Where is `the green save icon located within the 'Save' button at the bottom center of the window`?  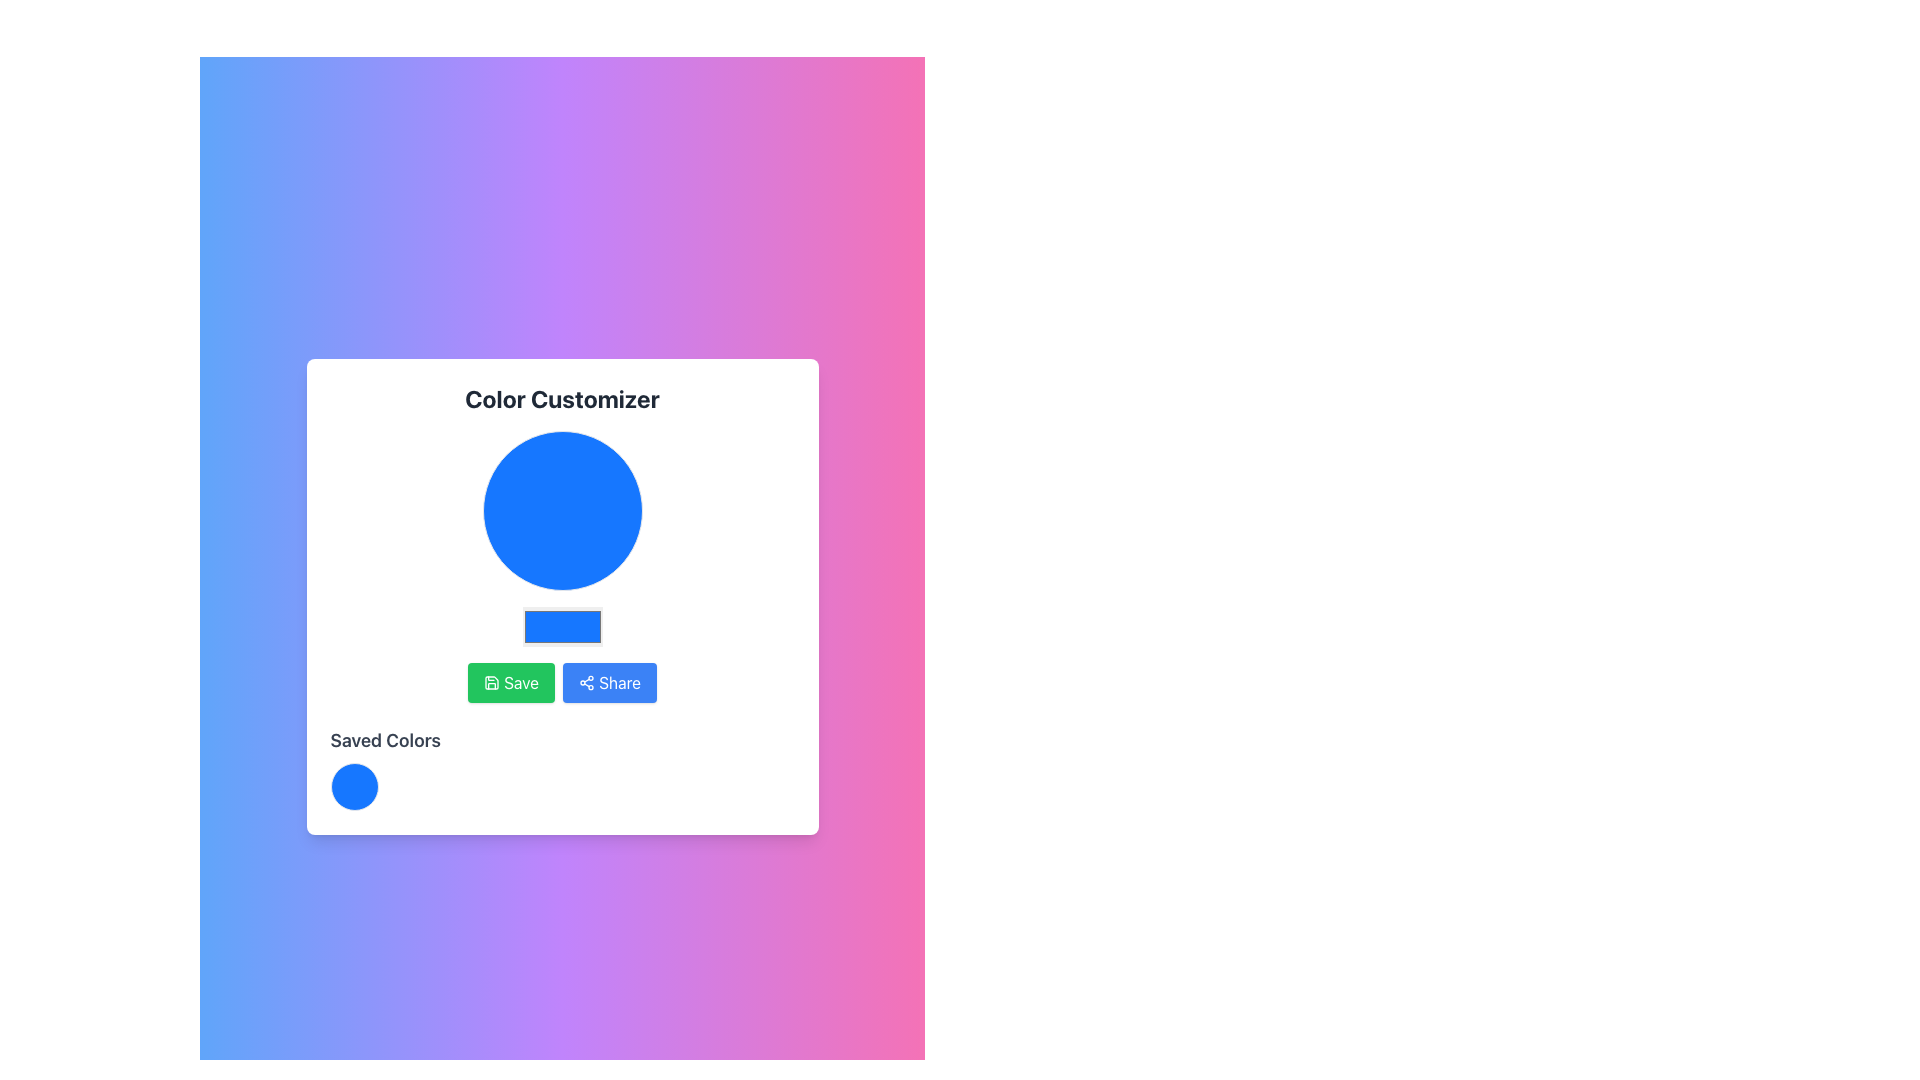 the green save icon located within the 'Save' button at the bottom center of the window is located at coordinates (492, 681).